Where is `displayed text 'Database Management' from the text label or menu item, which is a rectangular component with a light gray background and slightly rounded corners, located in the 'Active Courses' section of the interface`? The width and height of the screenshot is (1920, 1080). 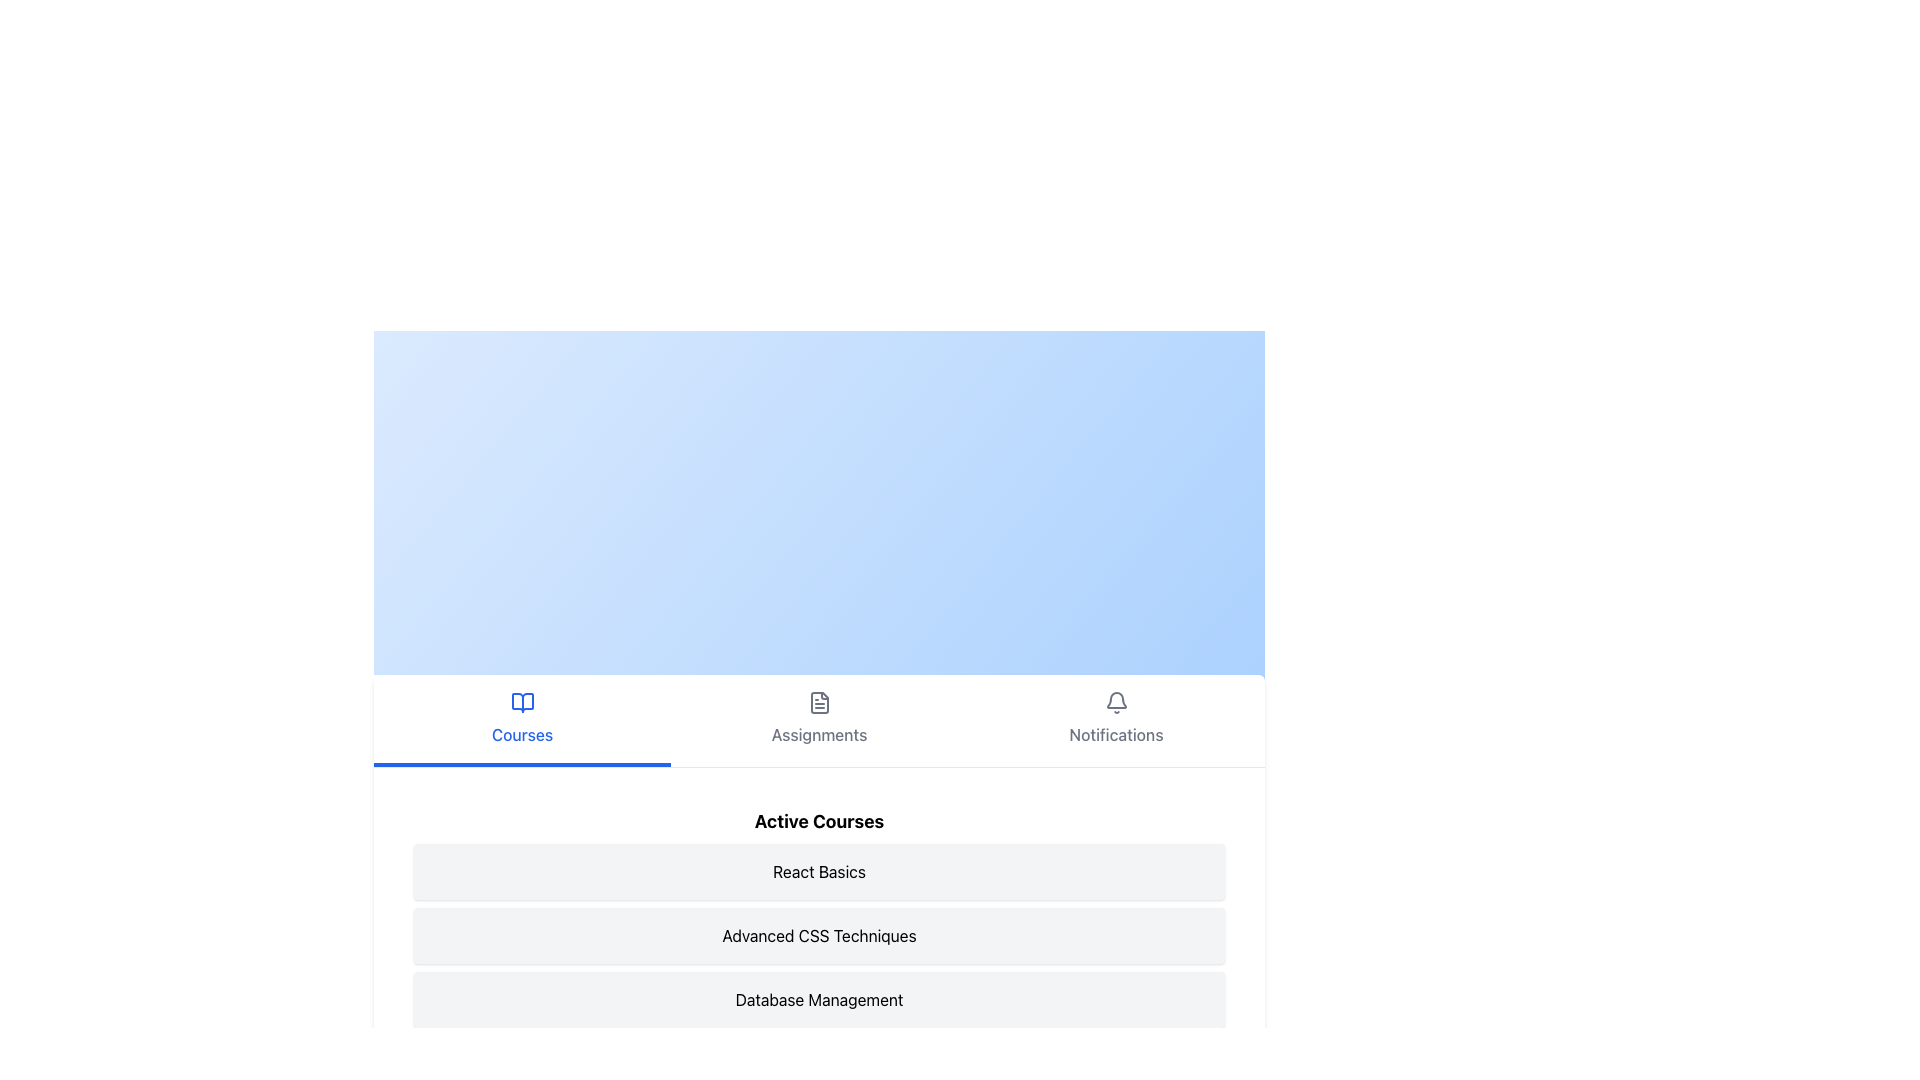 displayed text 'Database Management' from the text label or menu item, which is a rectangular component with a light gray background and slightly rounded corners, located in the 'Active Courses' section of the interface is located at coordinates (819, 999).